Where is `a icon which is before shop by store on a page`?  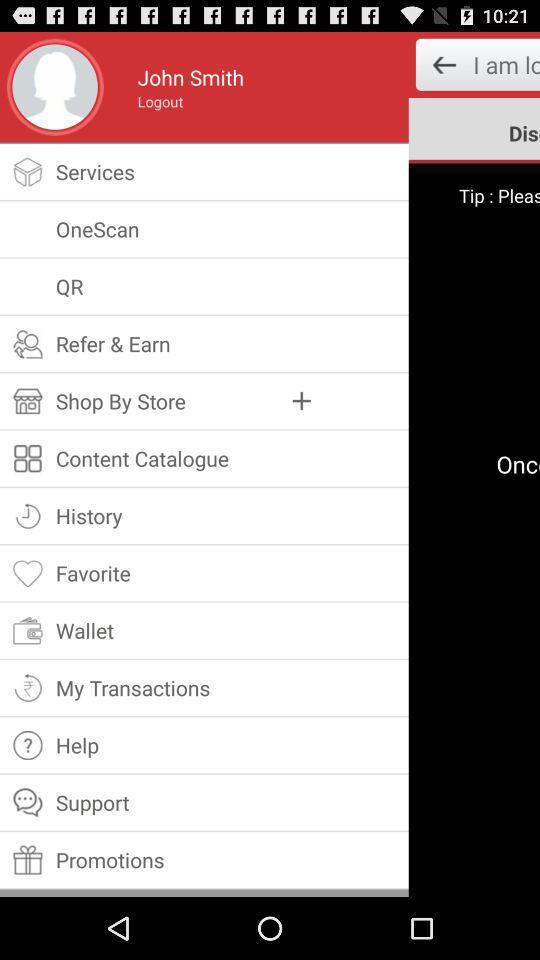
a icon which is before shop by store on a page is located at coordinates (27, 399).